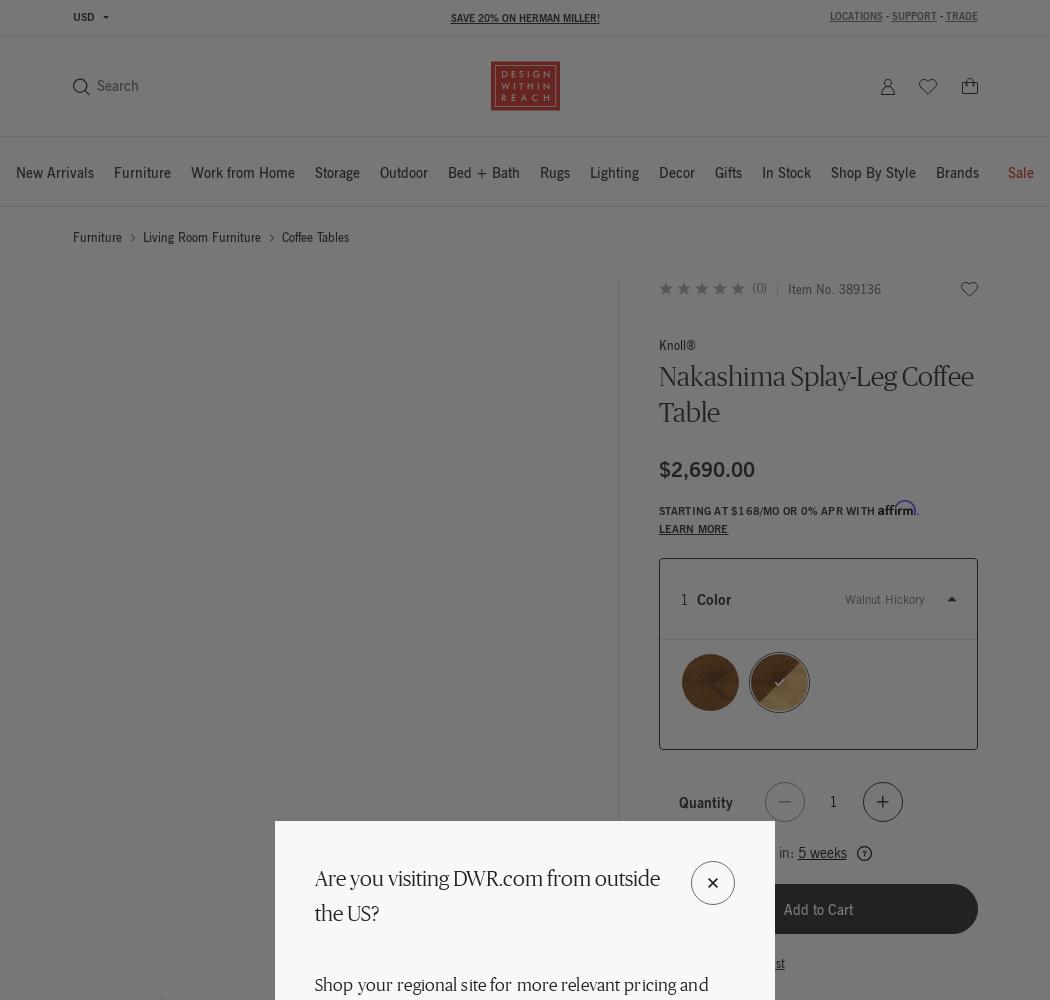  I want to click on 'Shop By Style', so click(872, 172).